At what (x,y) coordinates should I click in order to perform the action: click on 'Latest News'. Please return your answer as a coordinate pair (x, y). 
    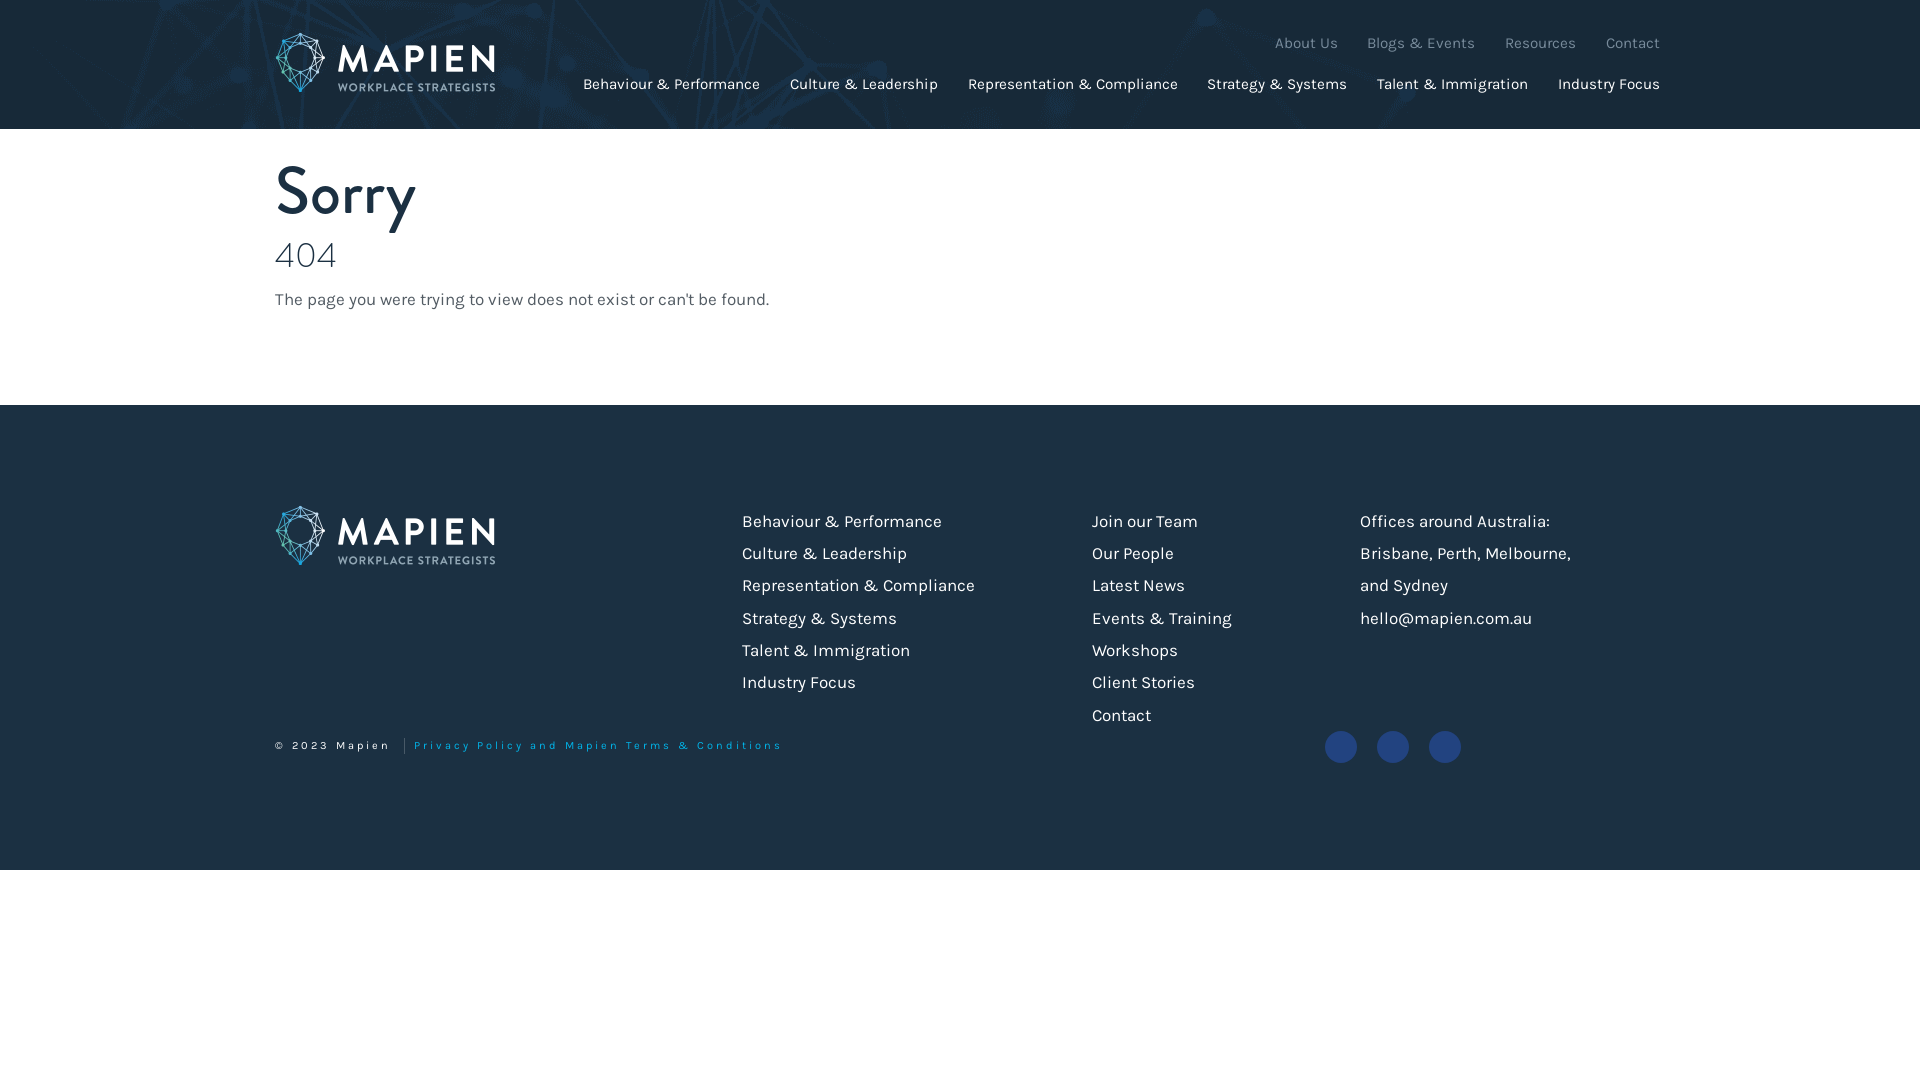
    Looking at the image, I should click on (1138, 585).